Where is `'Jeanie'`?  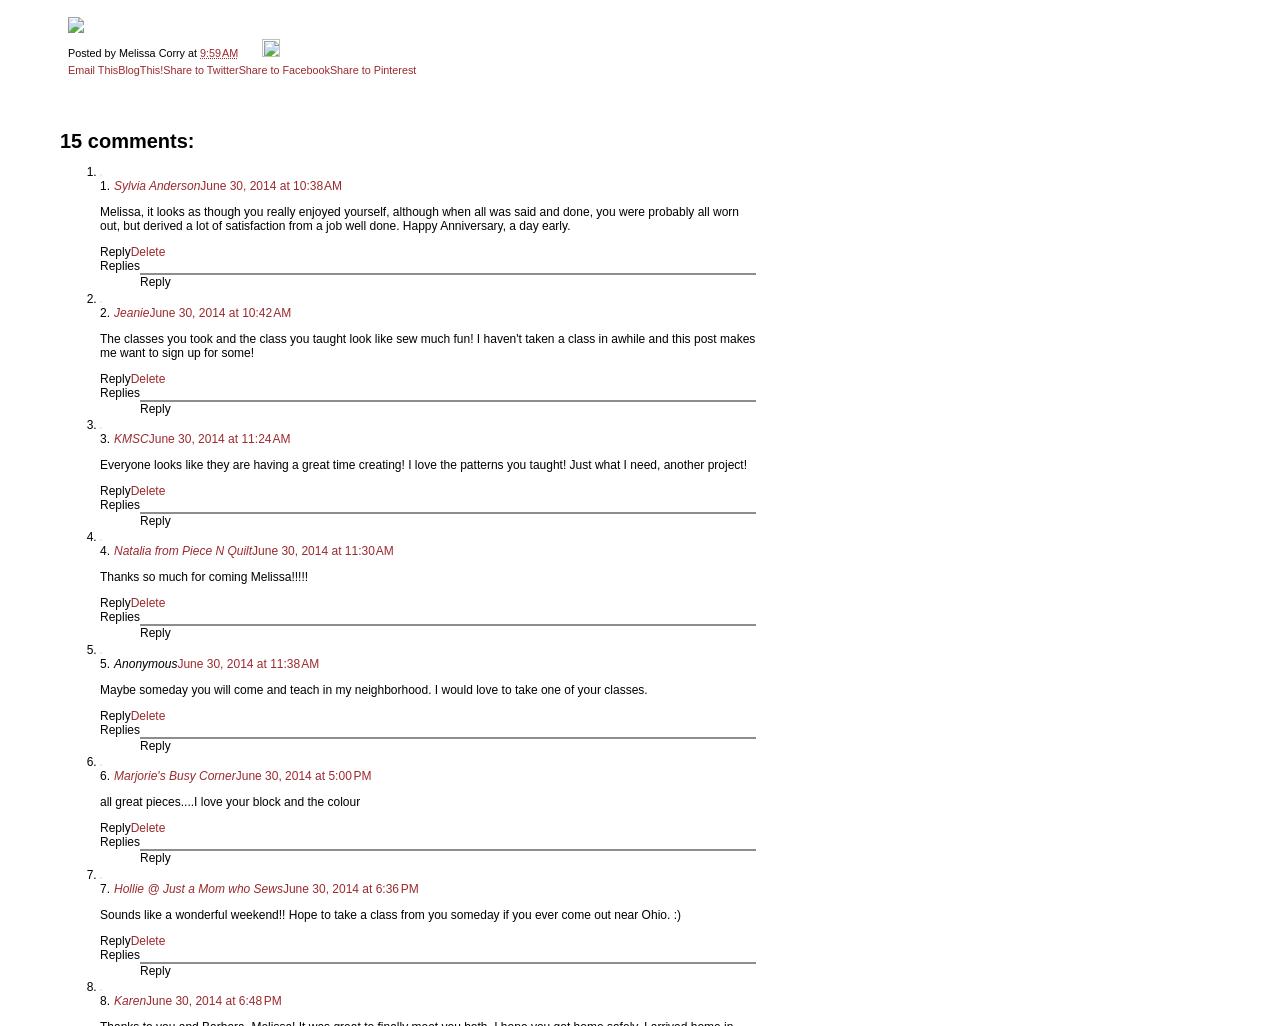
'Jeanie' is located at coordinates (131, 312).